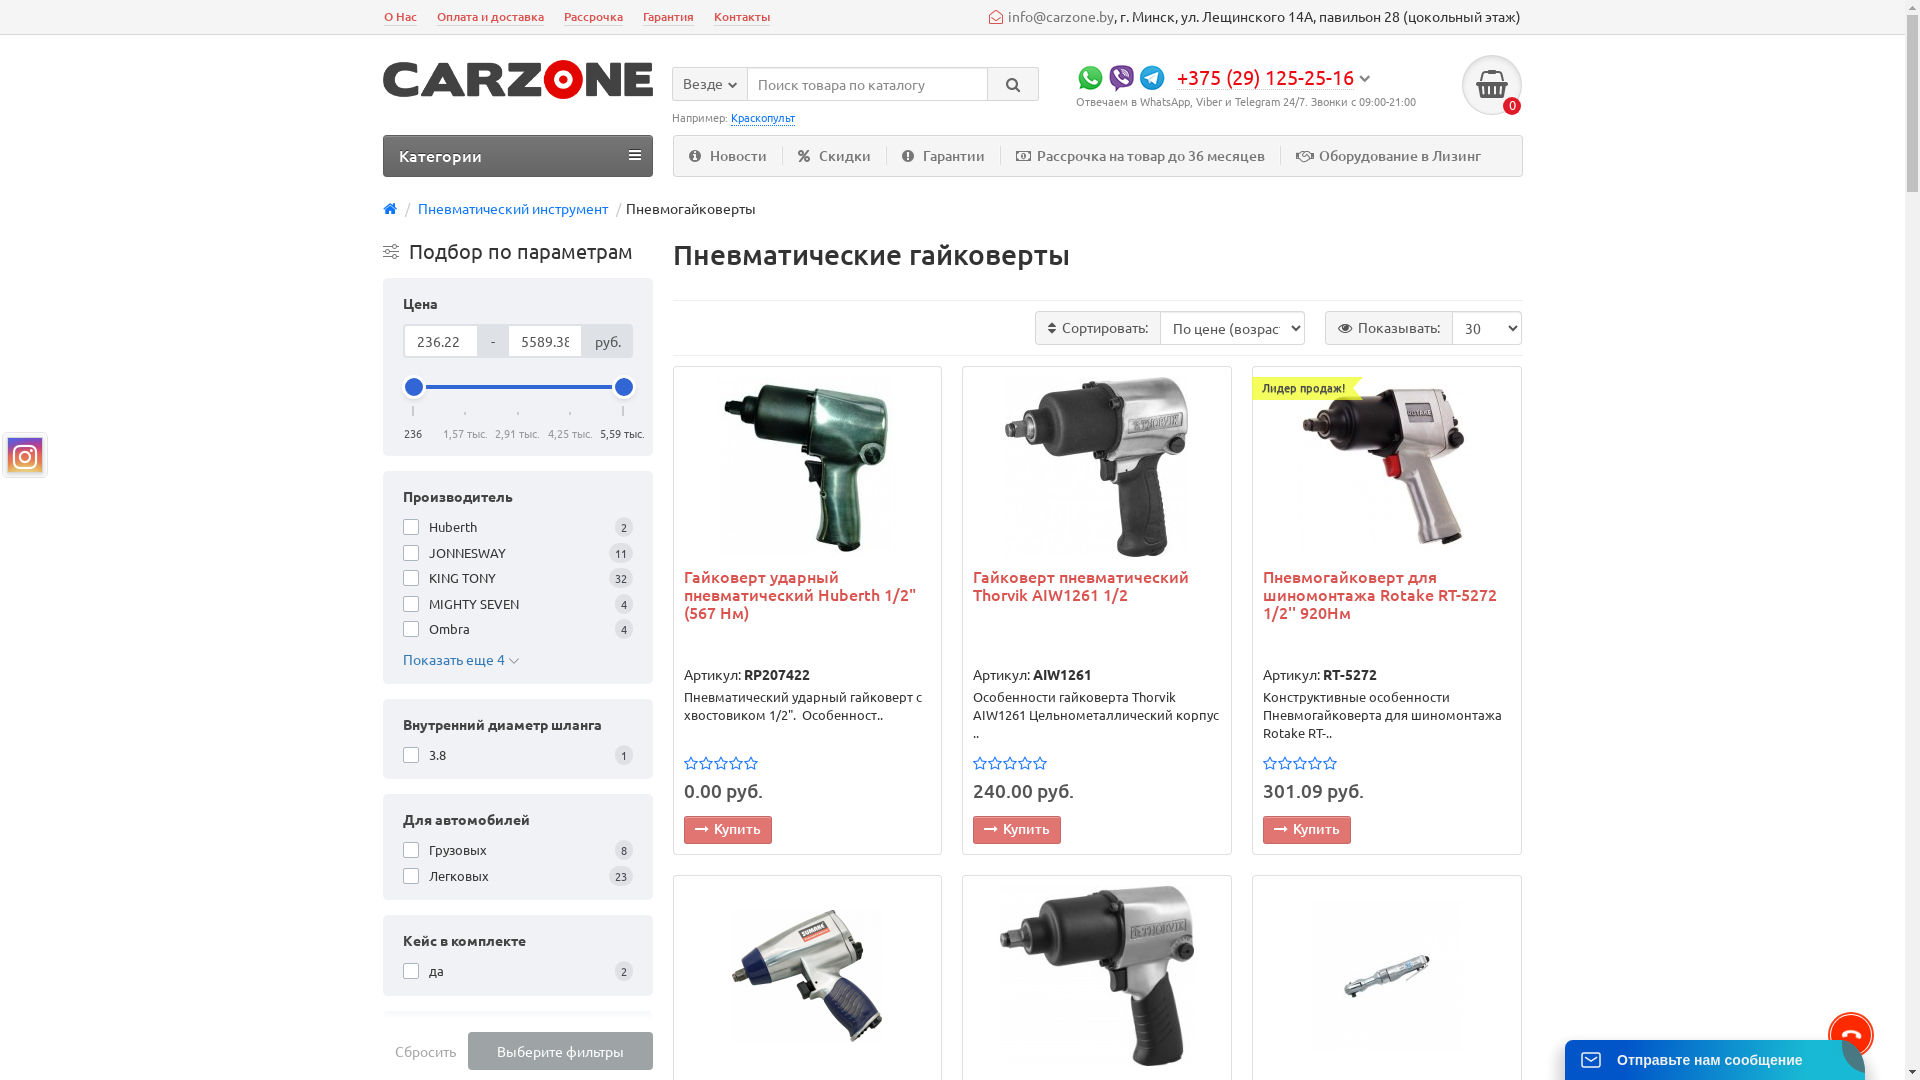 Image resolution: width=1920 pixels, height=1080 pixels. I want to click on '0', so click(1462, 83).